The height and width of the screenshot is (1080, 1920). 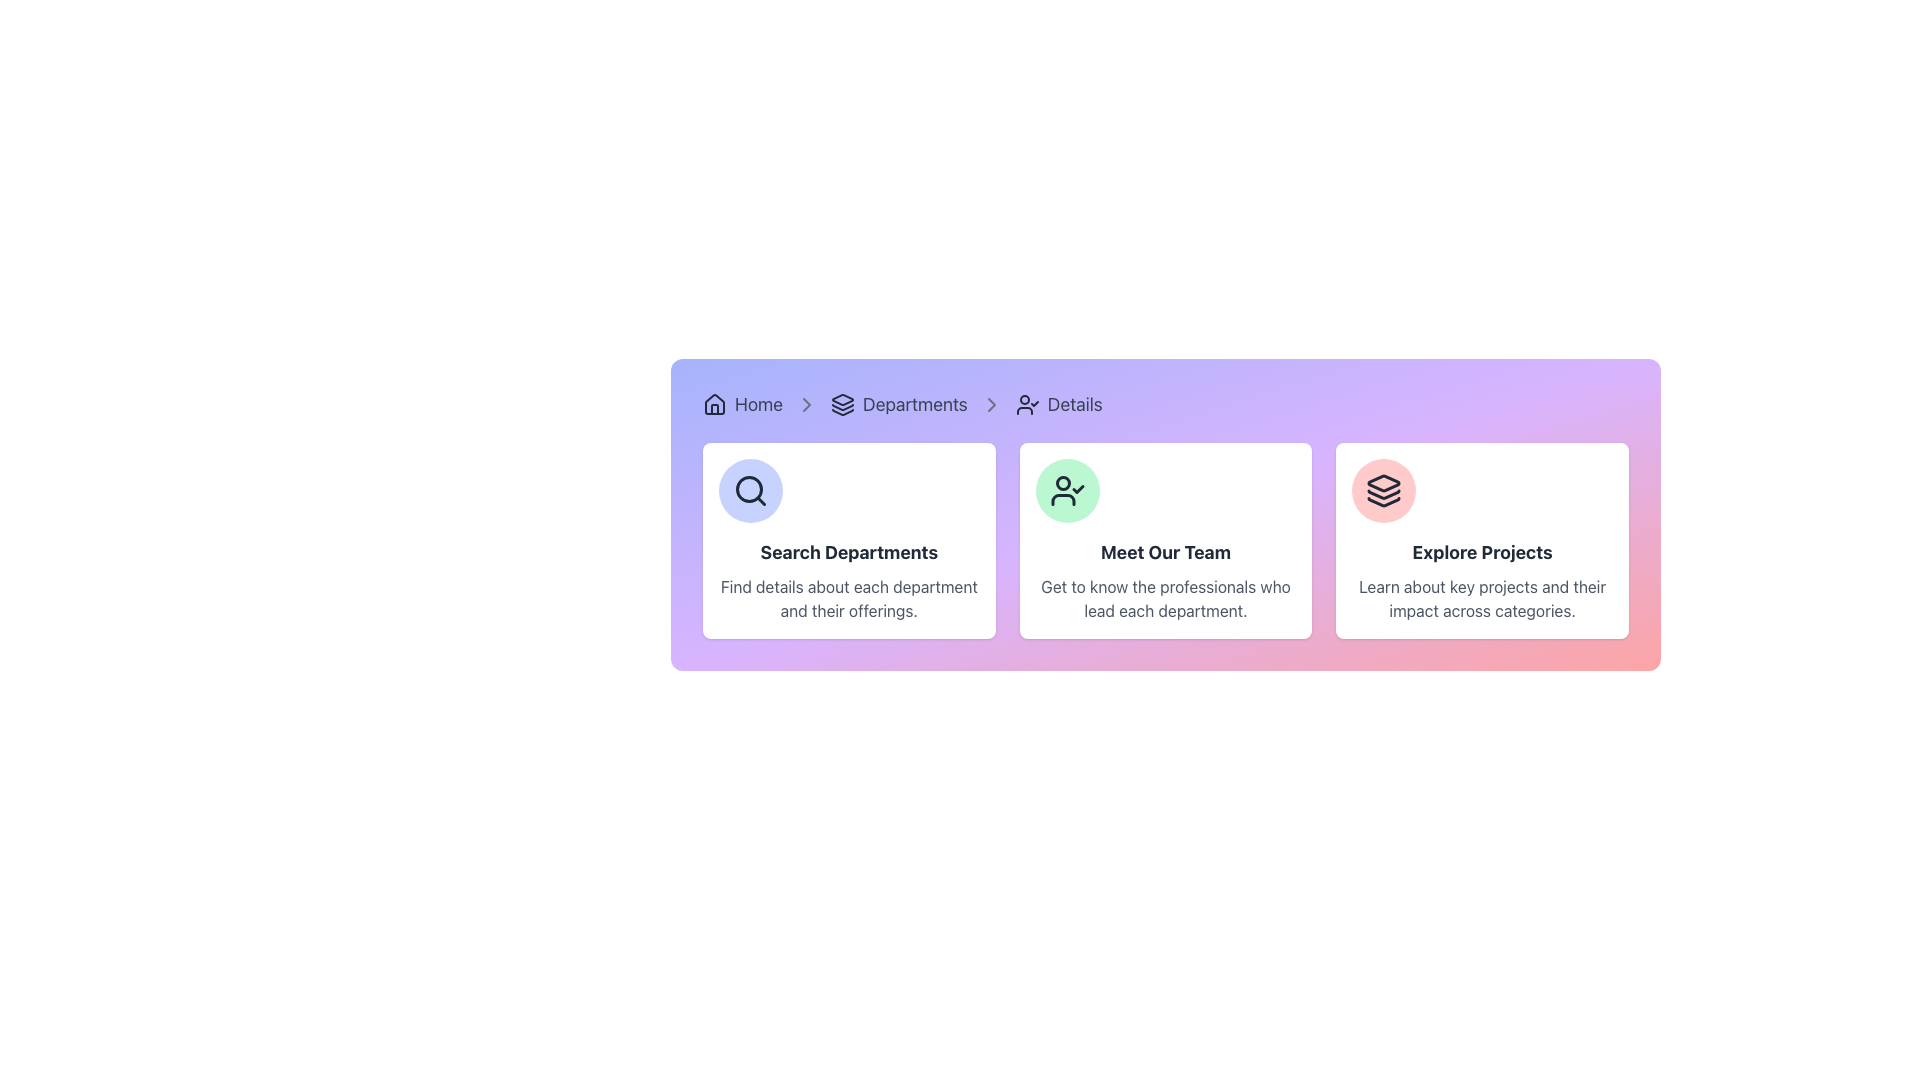 I want to click on the third item in the breadcrumb navigation bar, which is the 'Departments' link, so click(x=914, y=405).